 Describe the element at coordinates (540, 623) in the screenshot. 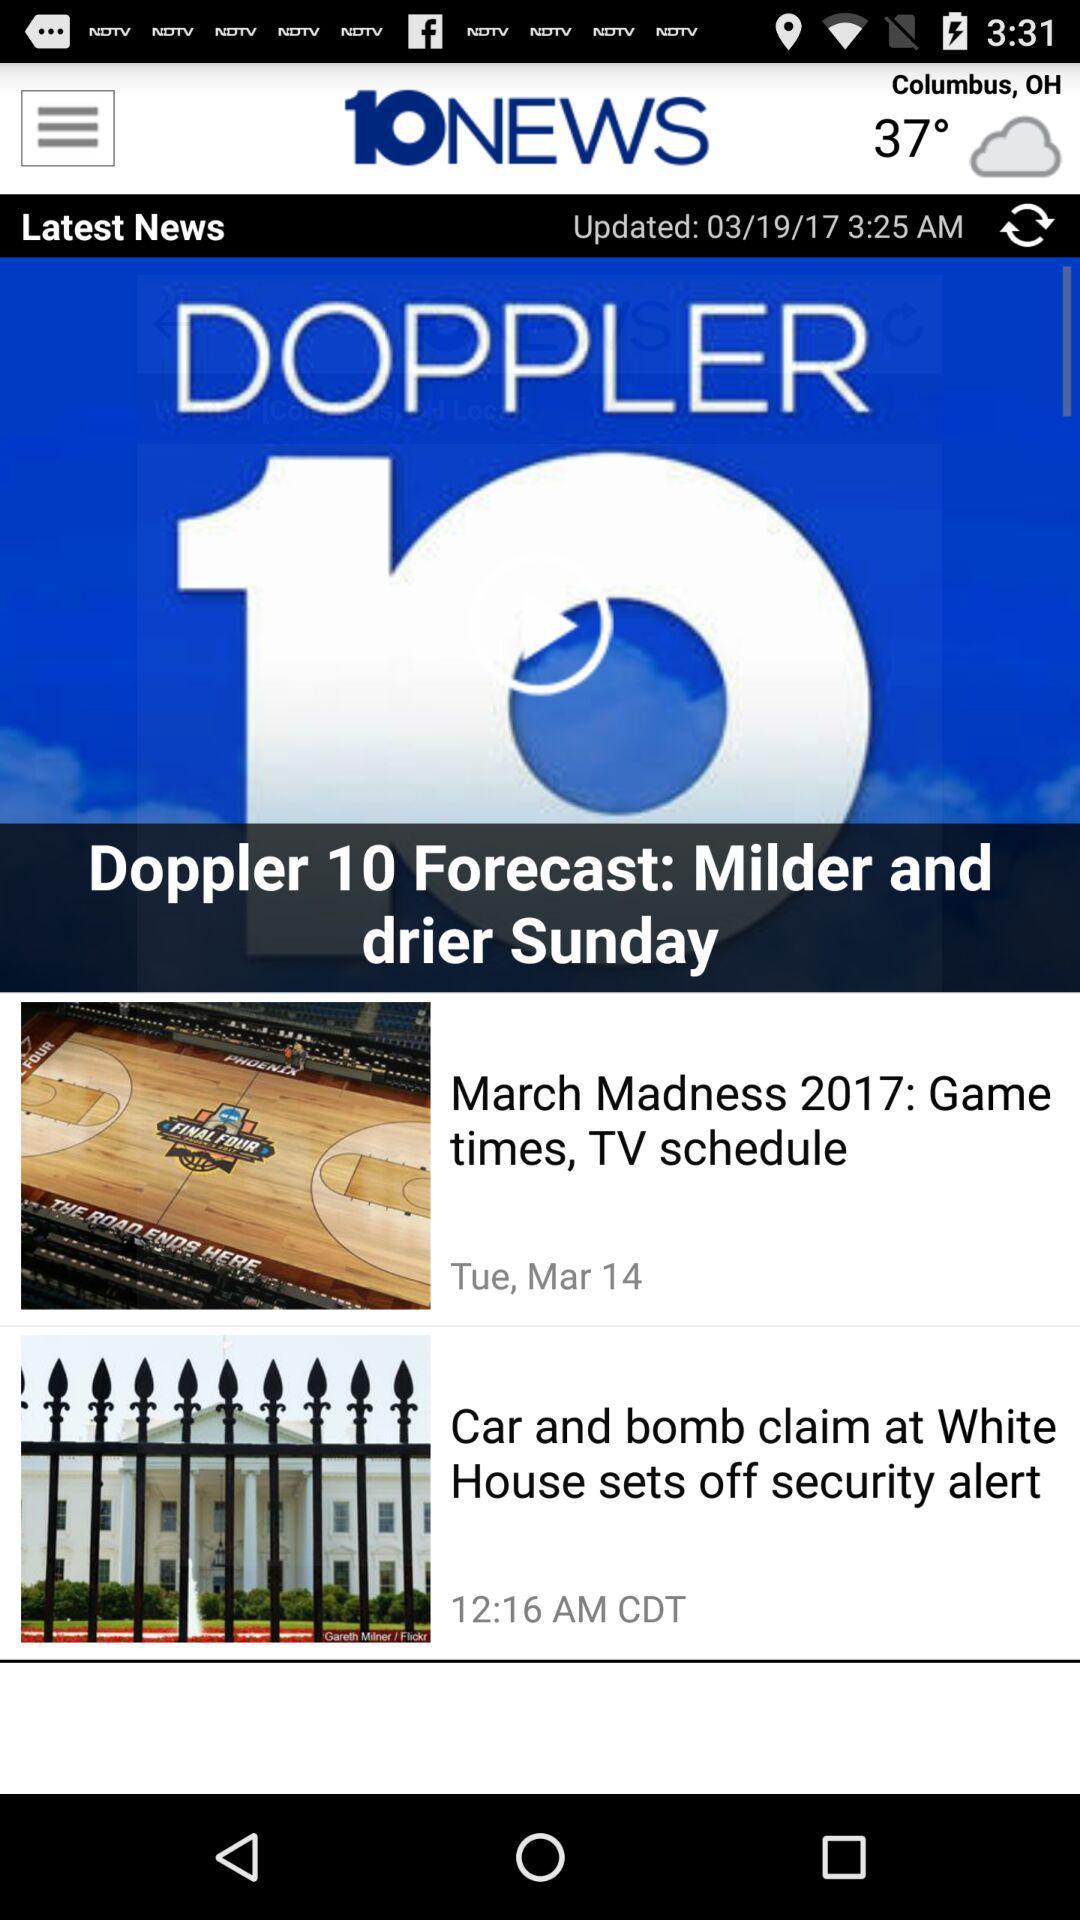

I see `icon above the doppler 10 forecast app` at that location.